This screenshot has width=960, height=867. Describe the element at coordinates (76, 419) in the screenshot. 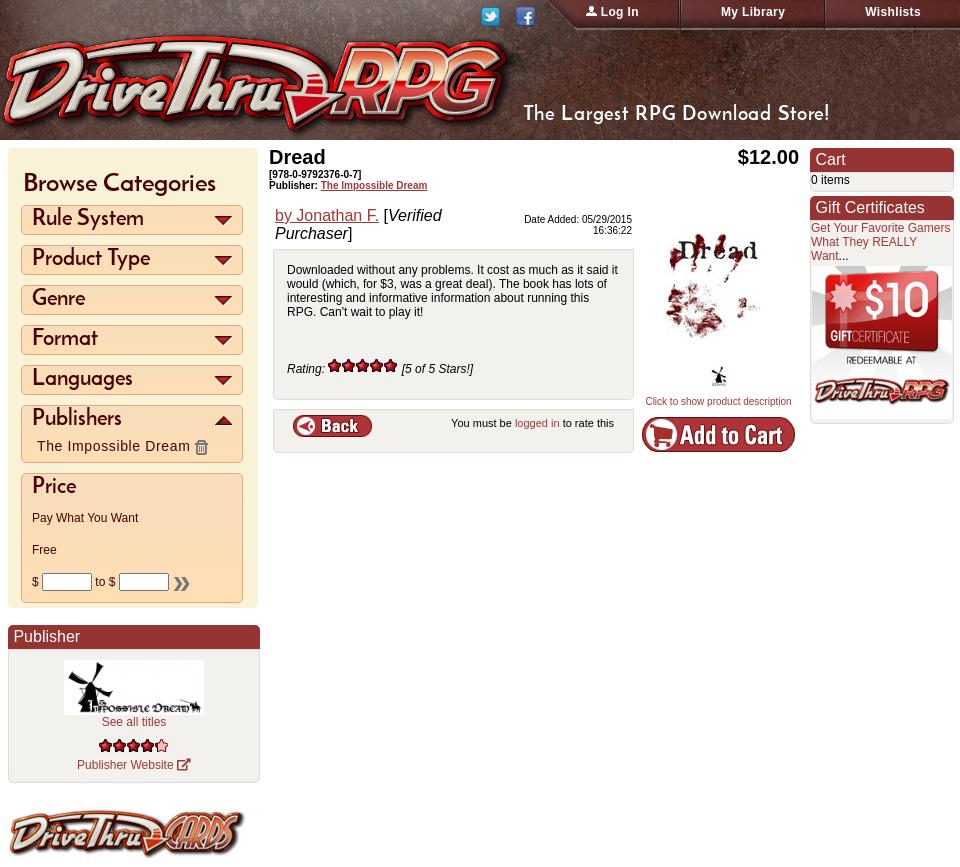

I see `'Publishers'` at that location.